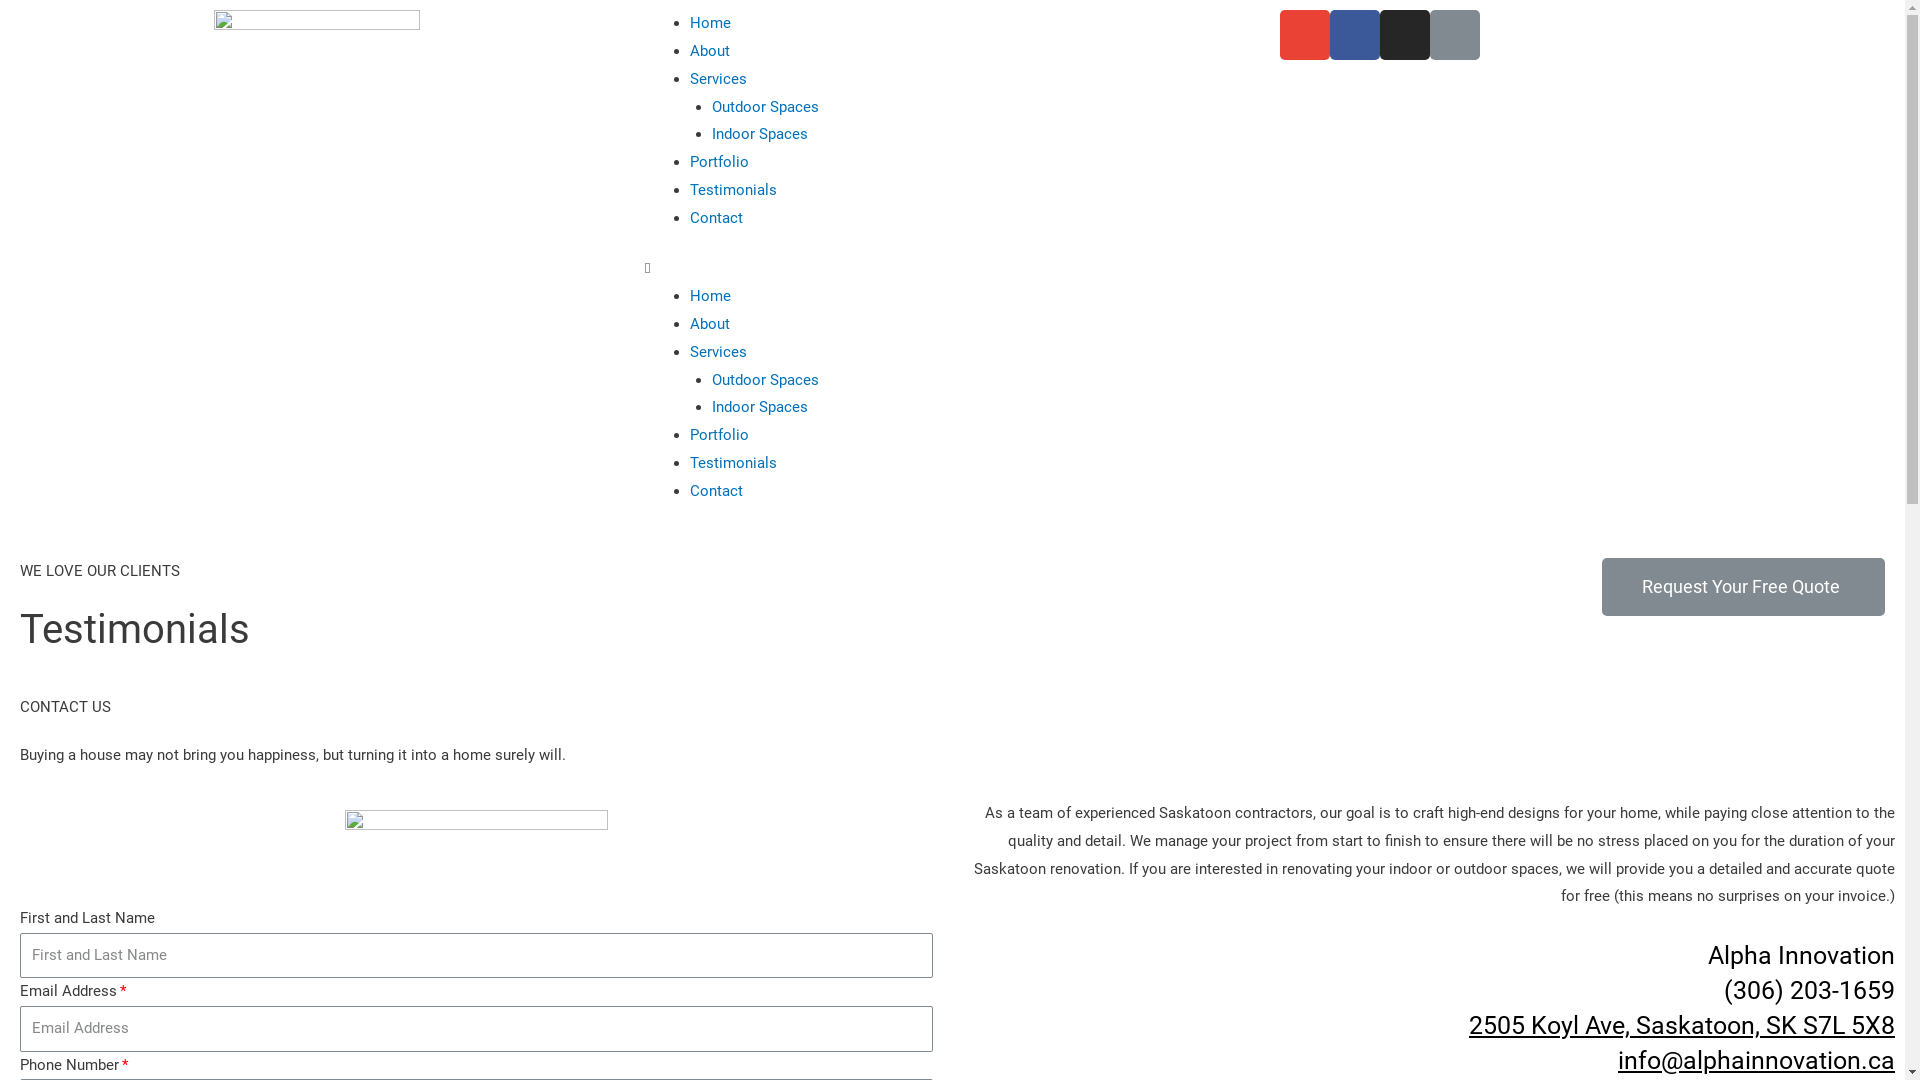  Describe the element at coordinates (719, 161) in the screenshot. I see `'Portfolio'` at that location.